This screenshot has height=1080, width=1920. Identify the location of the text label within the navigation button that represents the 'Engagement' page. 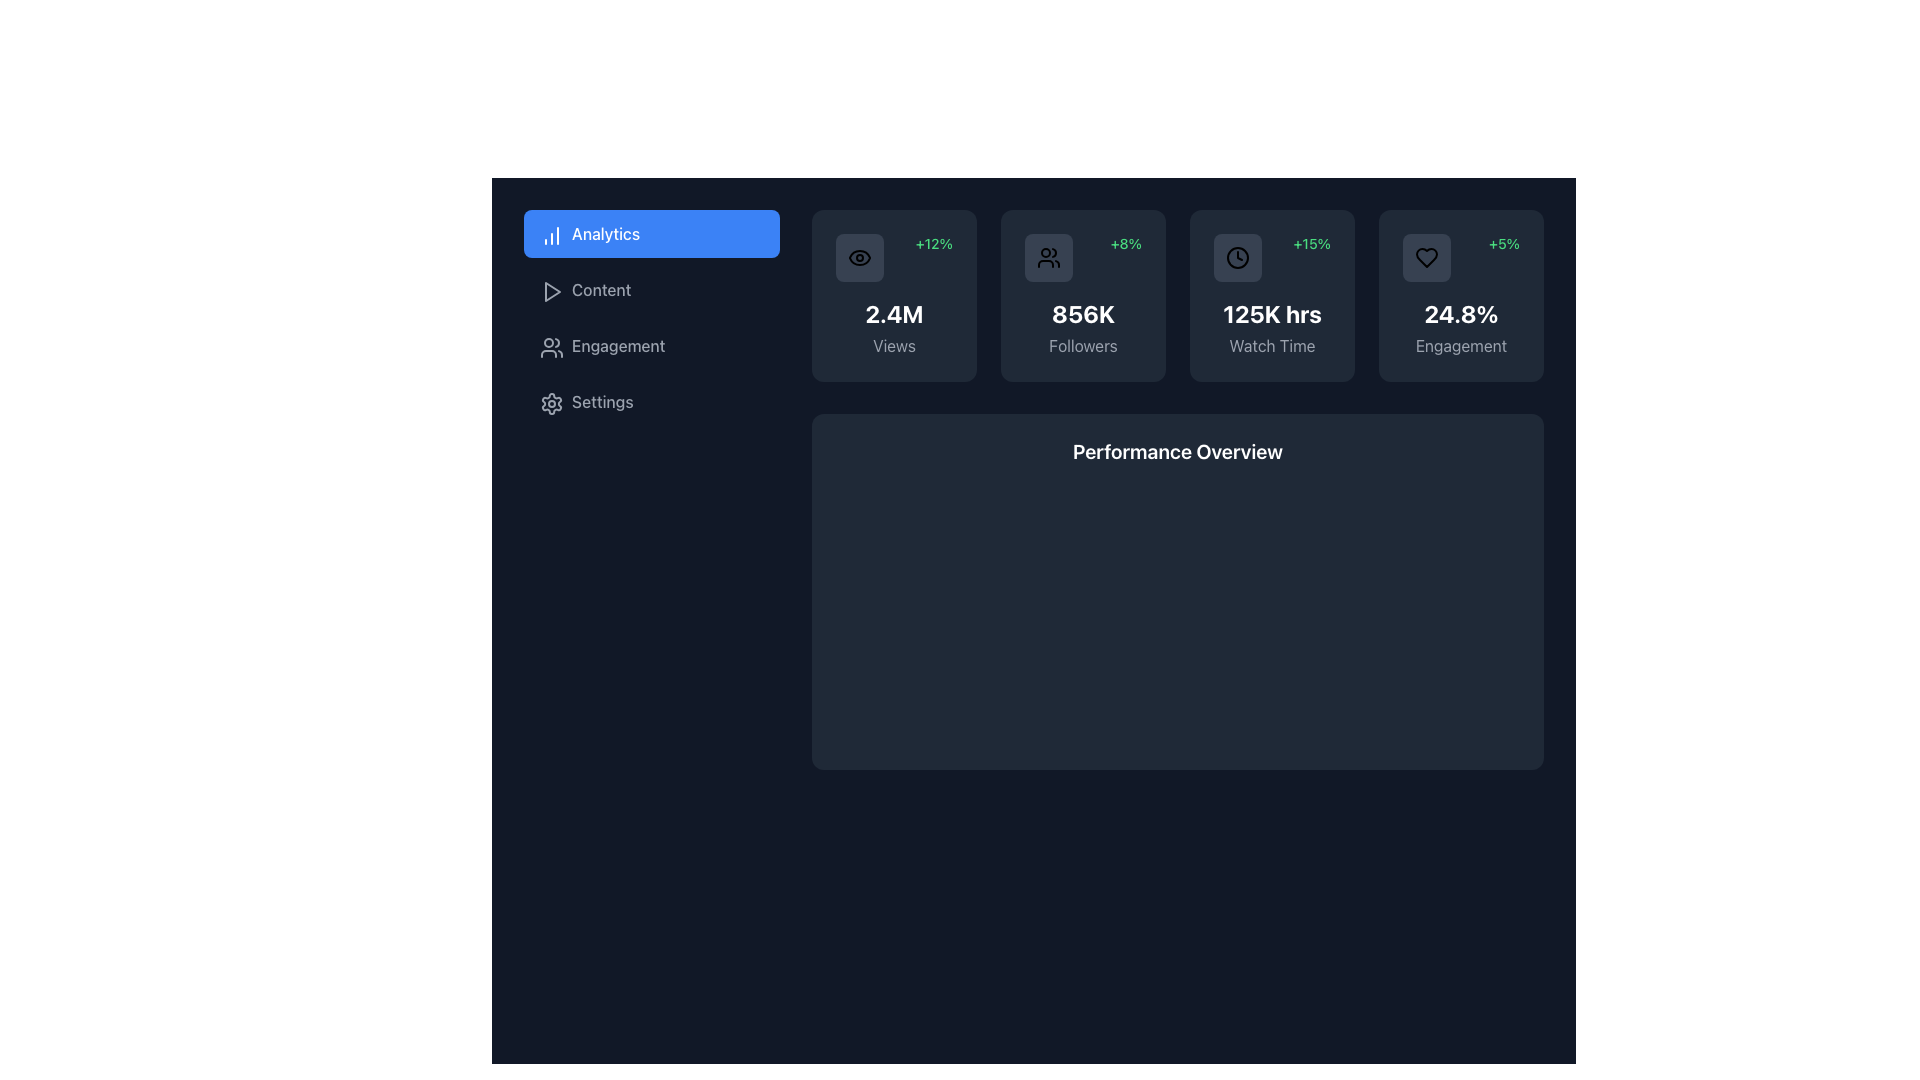
(617, 345).